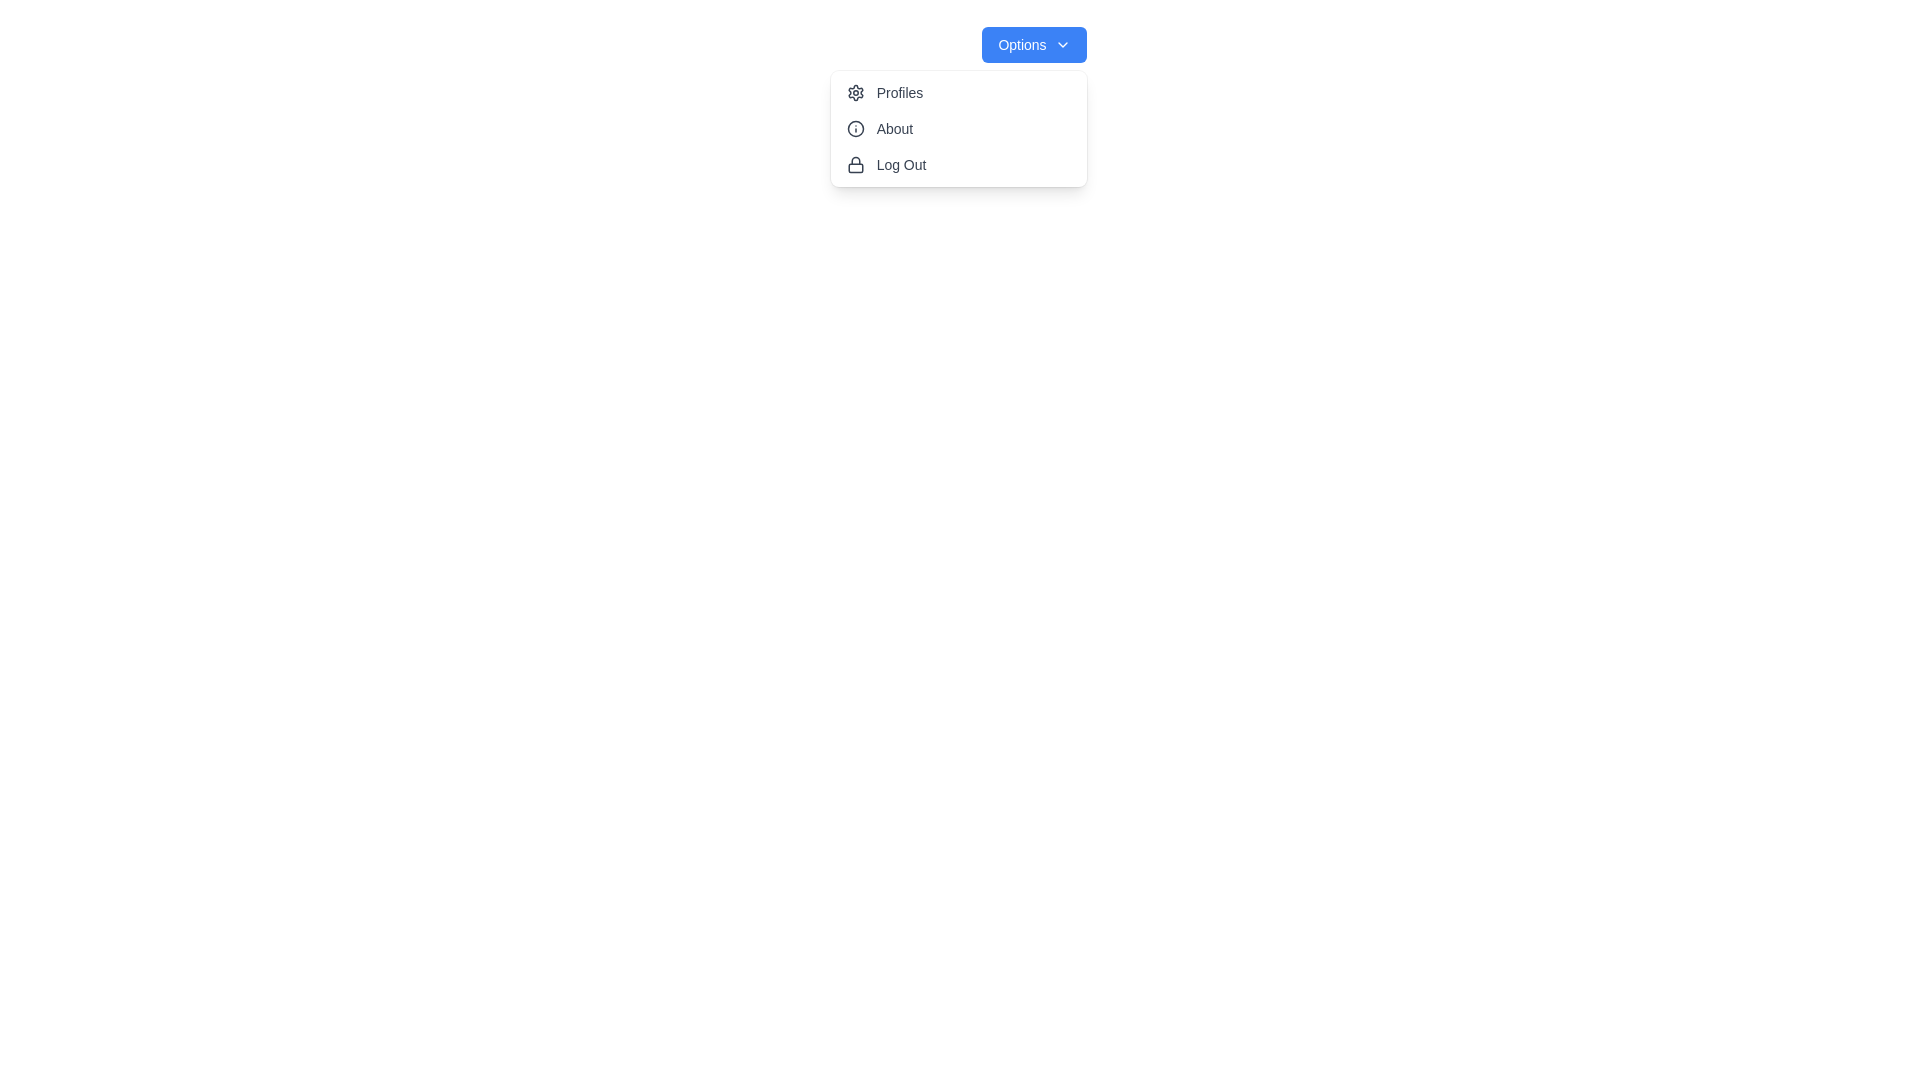  I want to click on the lock icon that is located to the left of the 'Log Out' text in the vertical dropdown menu, so click(855, 164).